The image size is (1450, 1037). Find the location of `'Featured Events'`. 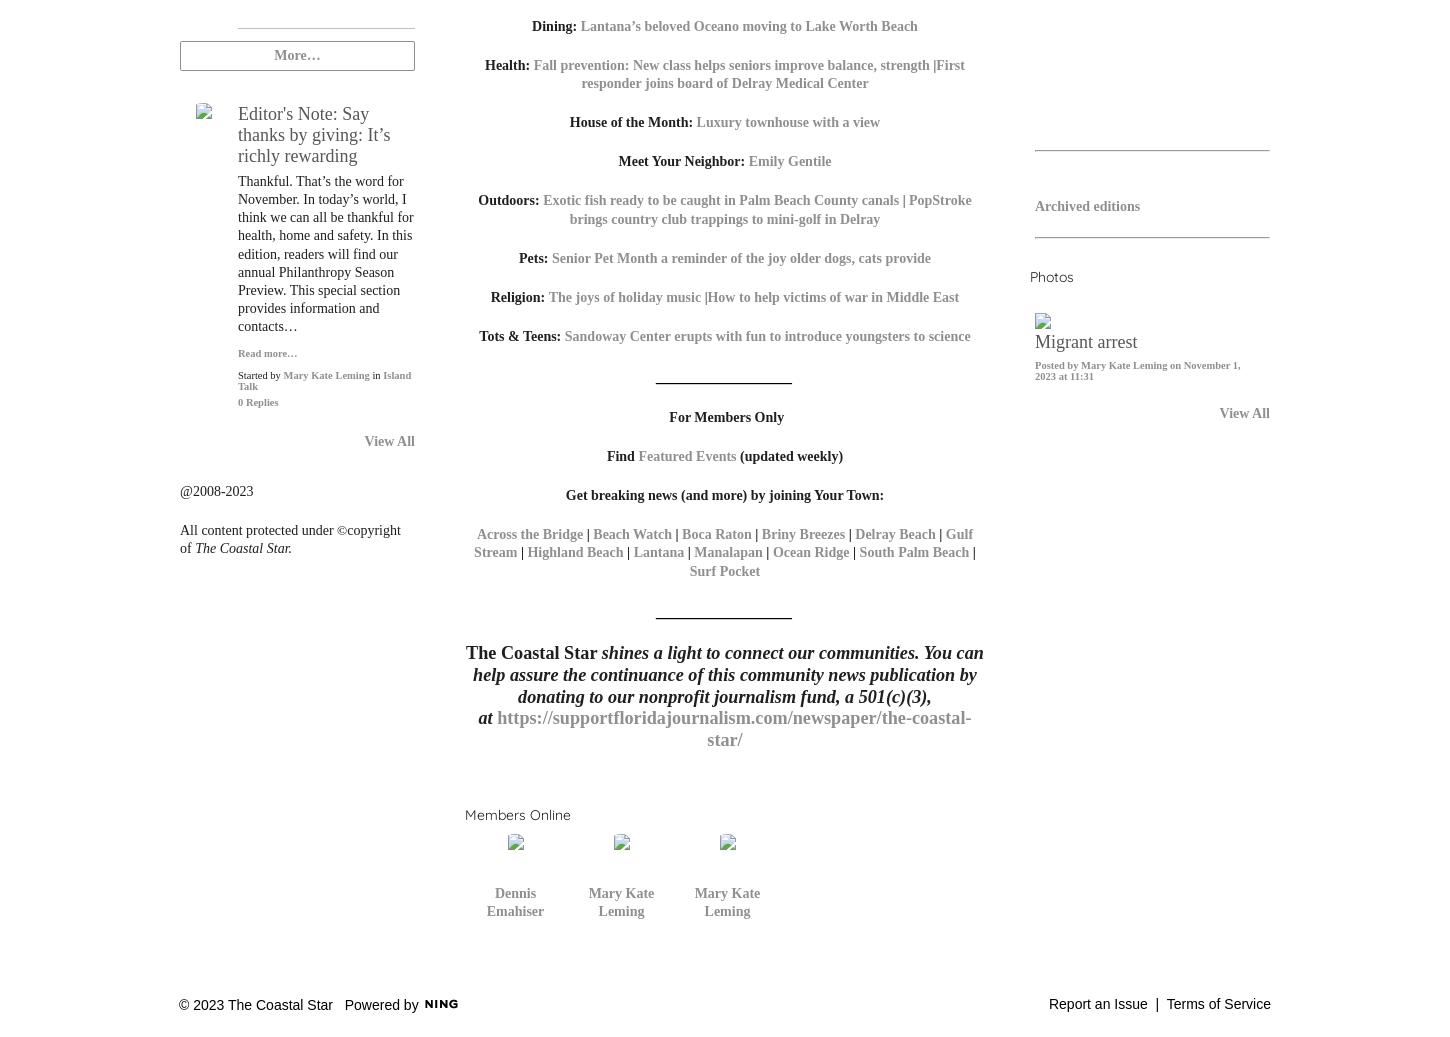

'Featured Events' is located at coordinates (686, 454).